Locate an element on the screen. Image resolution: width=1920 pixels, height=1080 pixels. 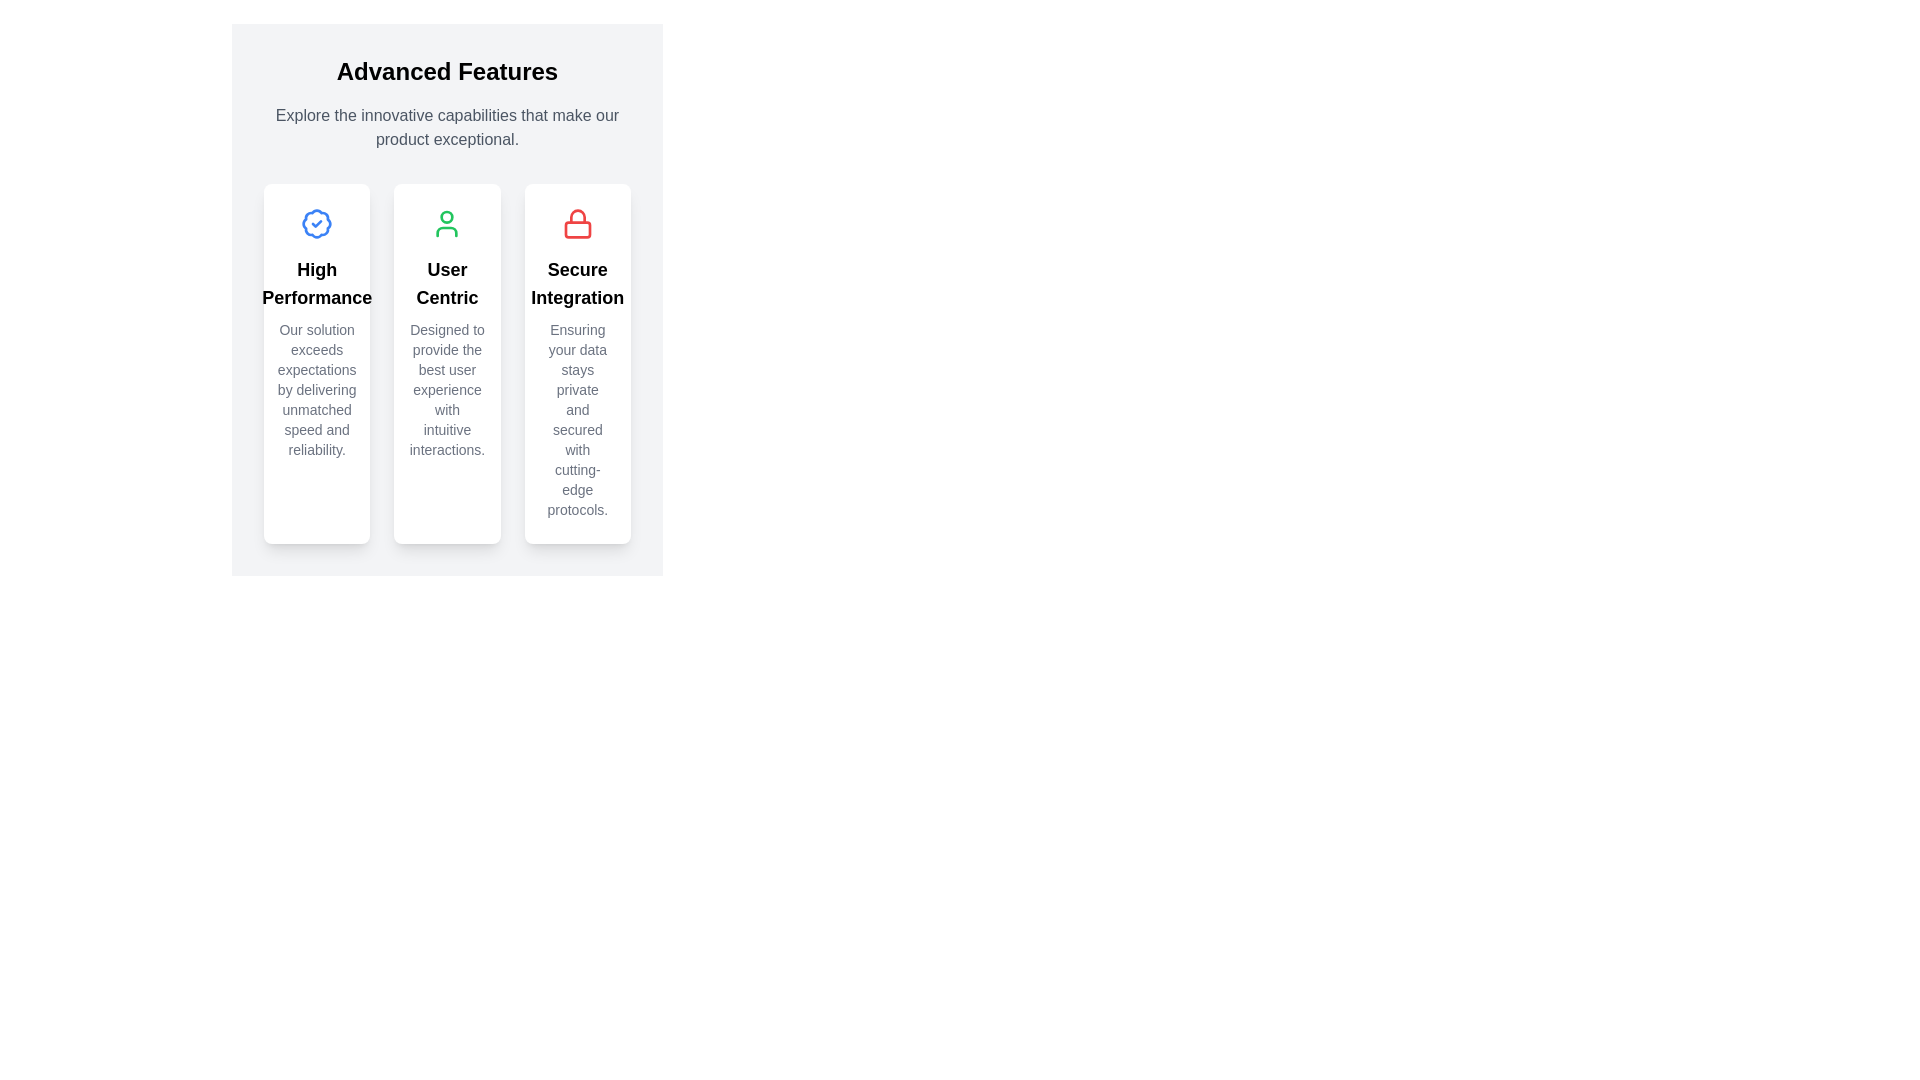
text content displayed in the gray text block that describes the user experience, located within the 'User Centric' card below the heading is located at coordinates (446, 389).